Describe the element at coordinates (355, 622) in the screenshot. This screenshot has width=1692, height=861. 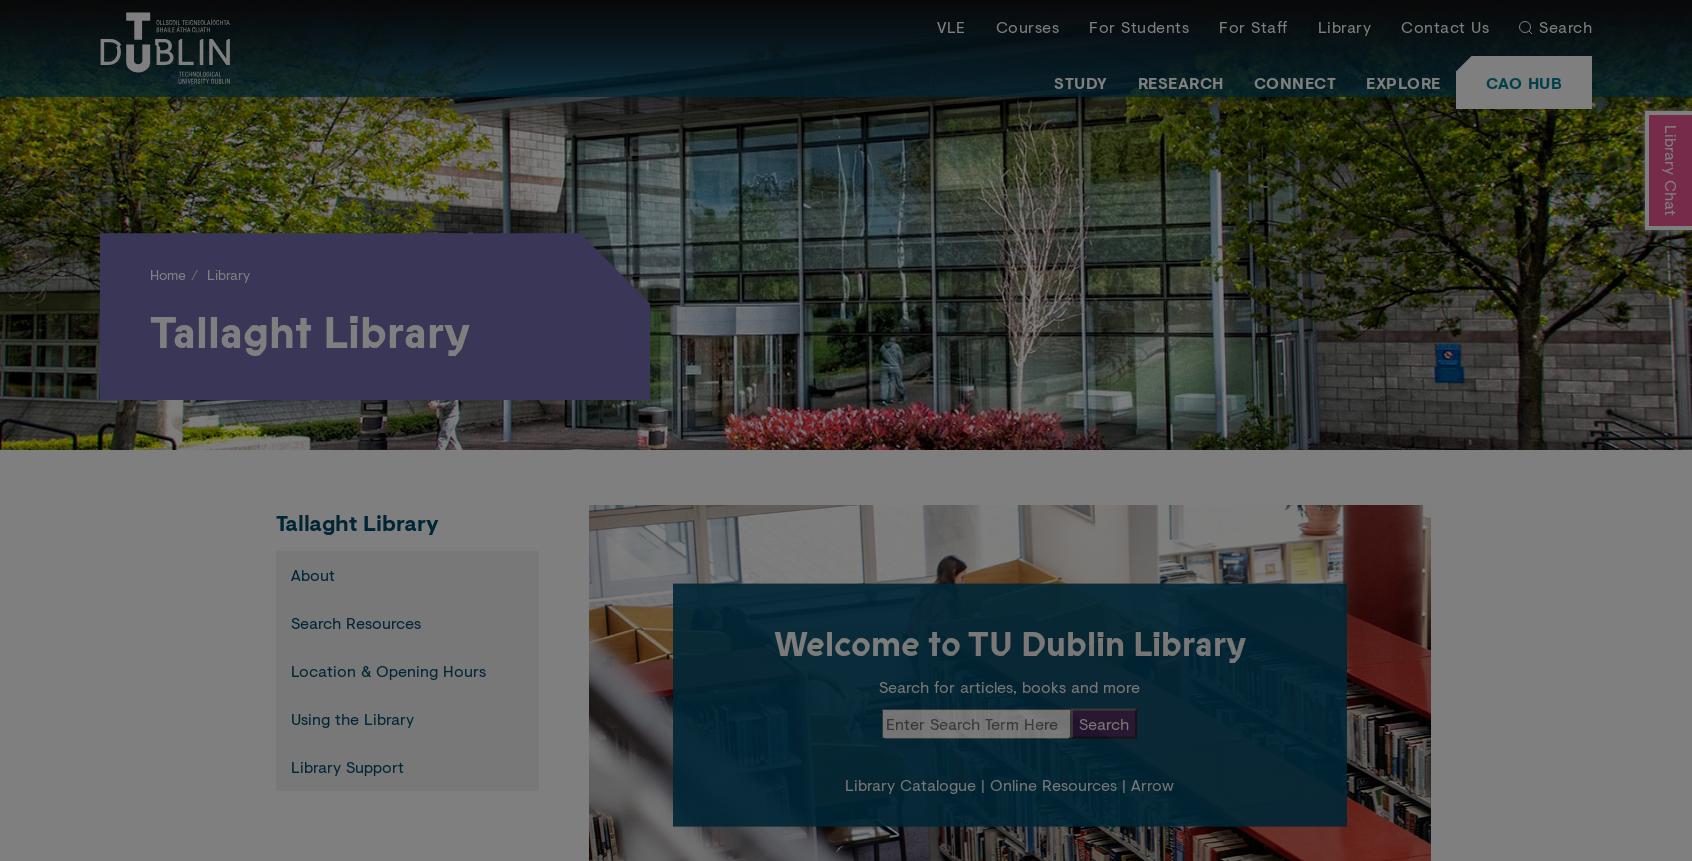
I see `'Search Resources'` at that location.